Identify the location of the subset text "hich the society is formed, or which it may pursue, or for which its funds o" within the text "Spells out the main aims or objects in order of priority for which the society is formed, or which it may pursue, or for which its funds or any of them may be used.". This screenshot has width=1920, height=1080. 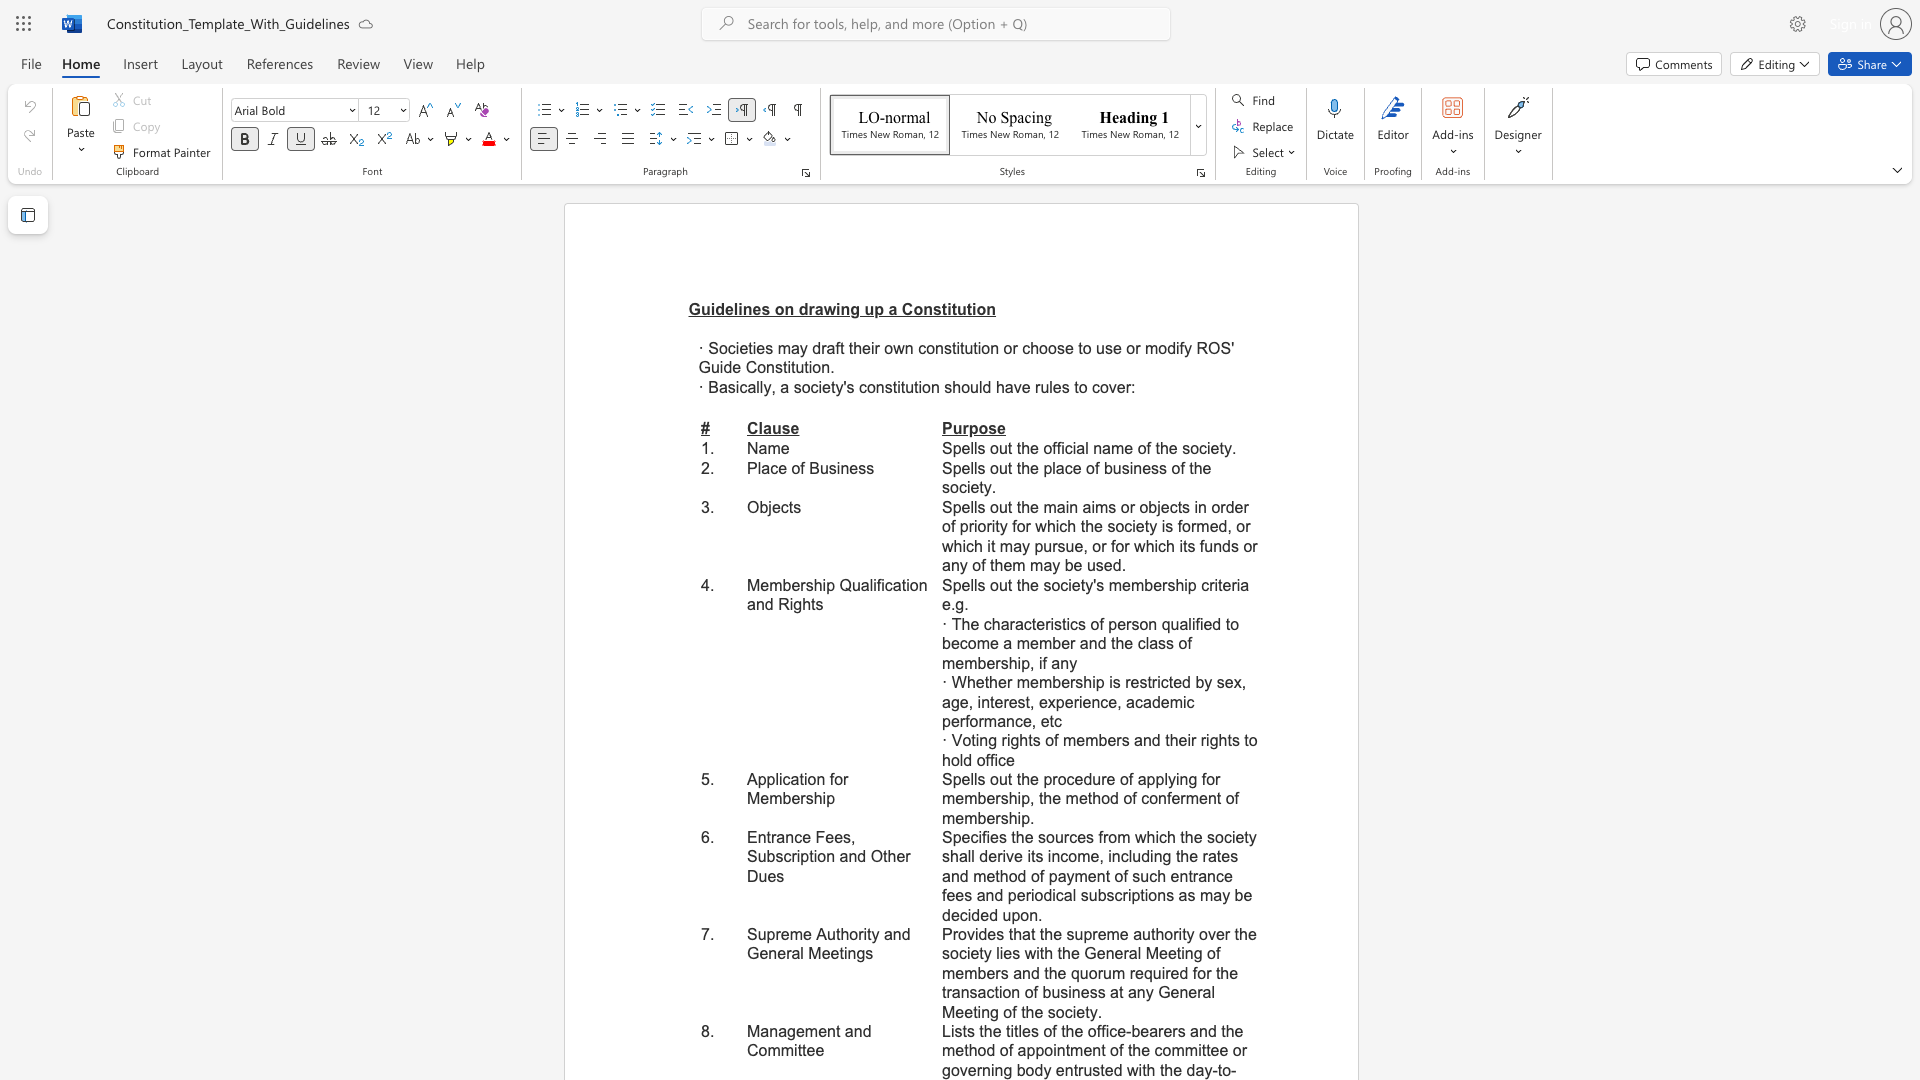
(1045, 525).